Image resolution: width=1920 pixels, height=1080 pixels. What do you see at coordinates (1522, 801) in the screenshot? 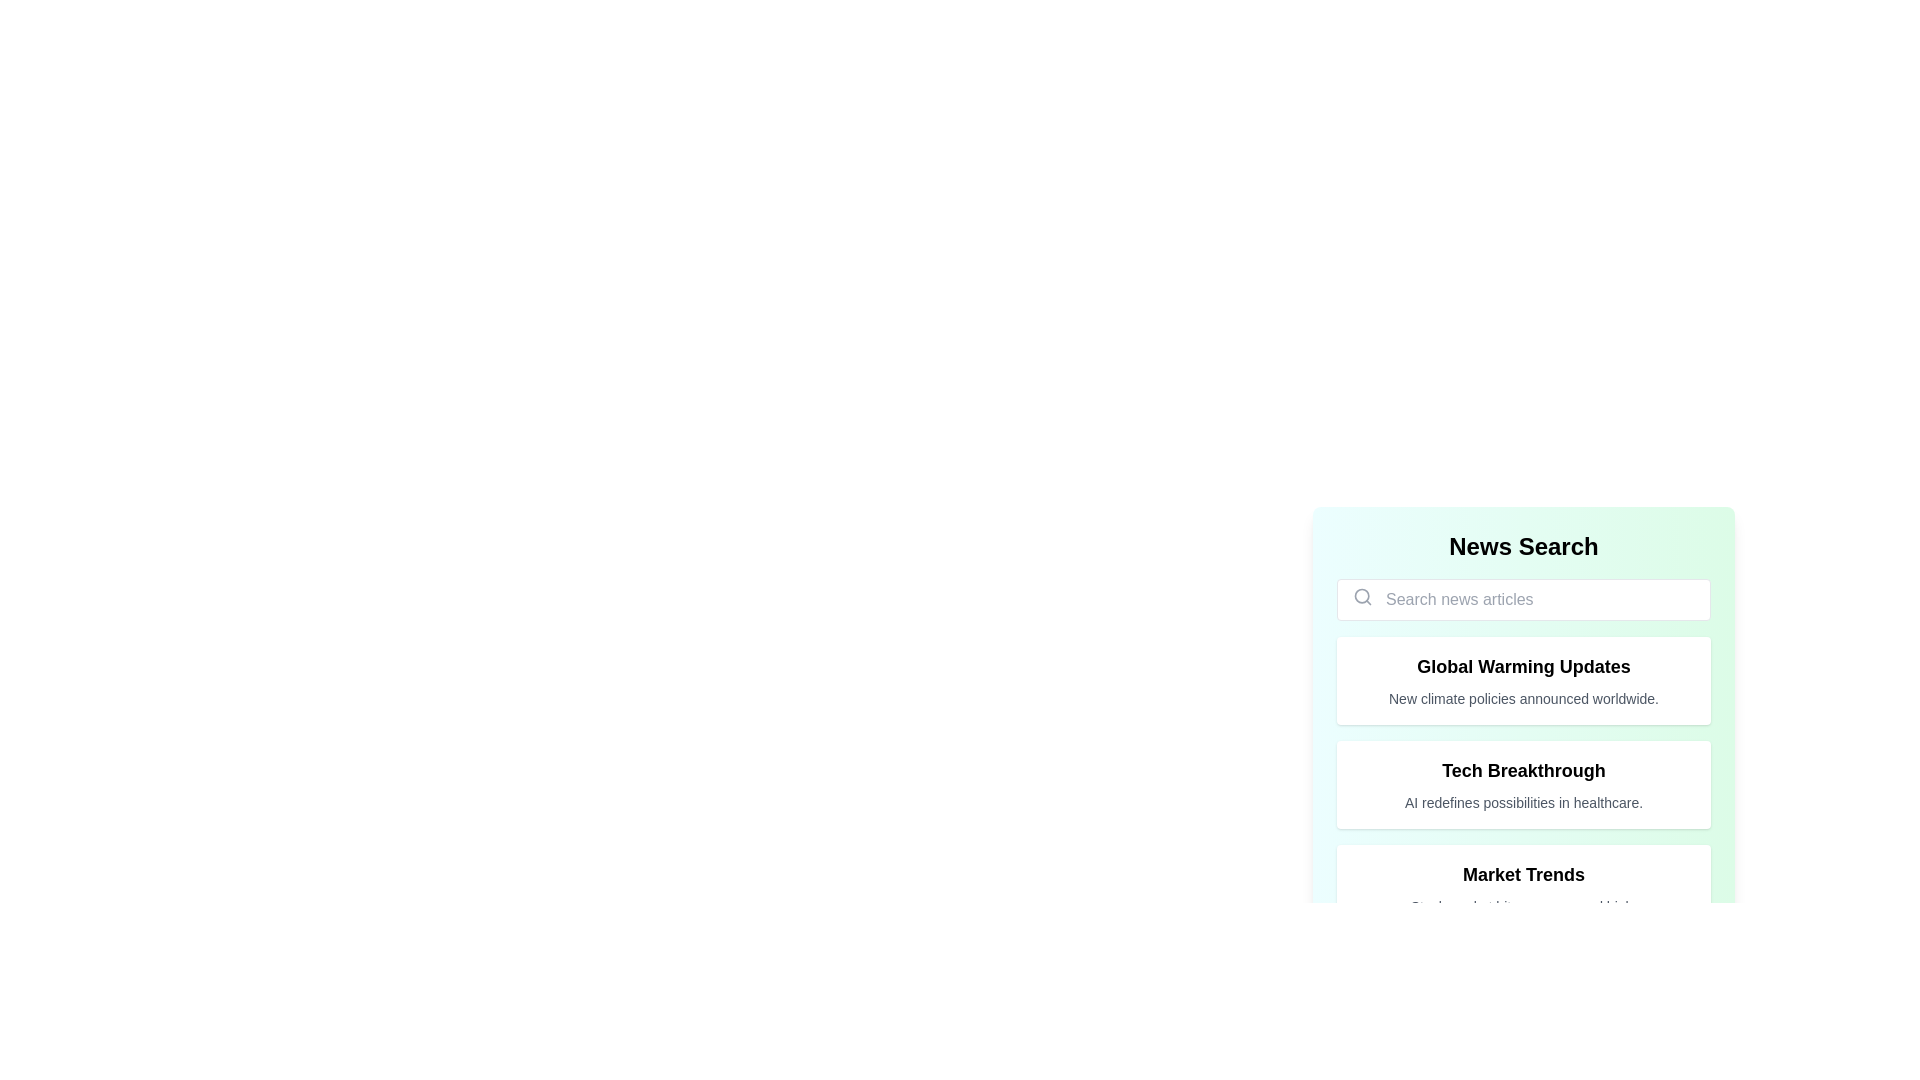
I see `the text content located within the highlighted card titled 'Tech Breakthrough,' positioned below the title text and centrally aligned` at bounding box center [1522, 801].